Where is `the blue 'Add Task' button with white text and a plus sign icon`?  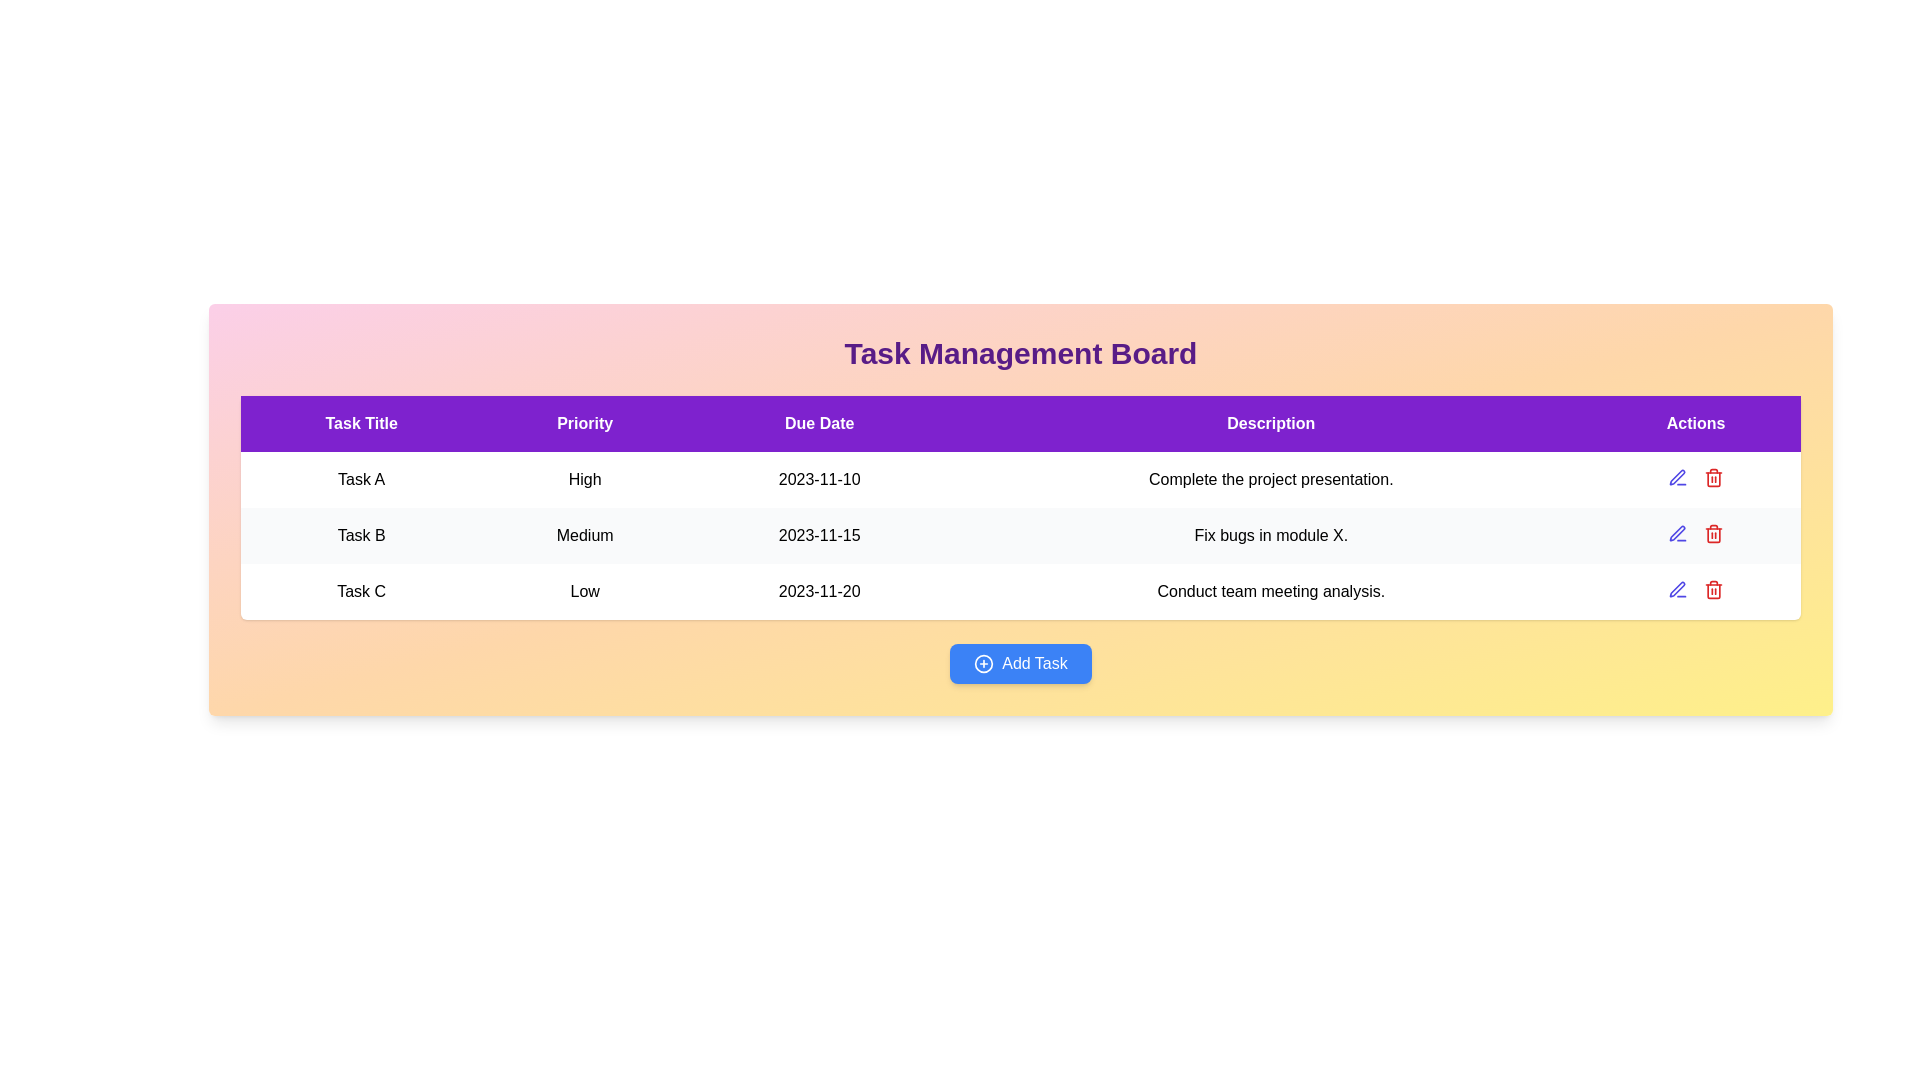
the blue 'Add Task' button with white text and a plus sign icon is located at coordinates (1021, 663).